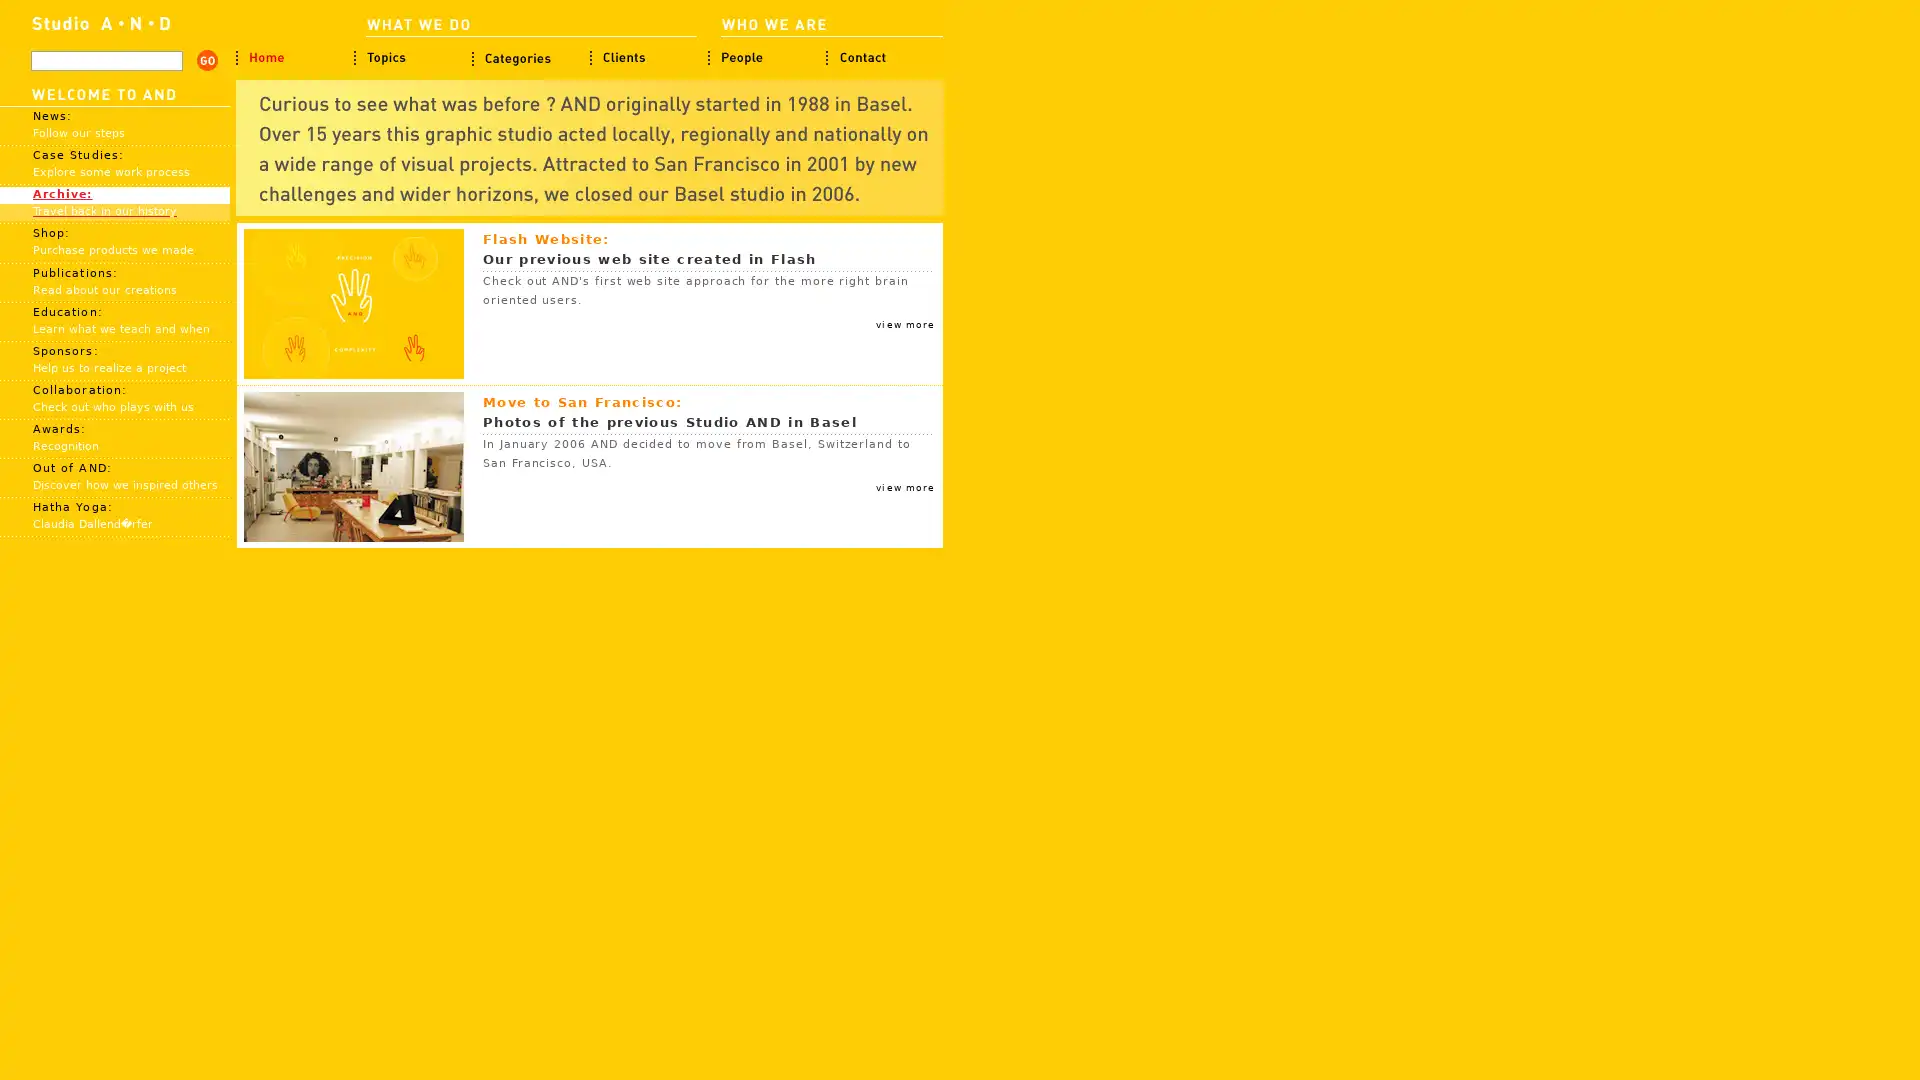 Image resolution: width=1920 pixels, height=1080 pixels. What do you see at coordinates (206, 59) in the screenshot?
I see `search` at bounding box center [206, 59].